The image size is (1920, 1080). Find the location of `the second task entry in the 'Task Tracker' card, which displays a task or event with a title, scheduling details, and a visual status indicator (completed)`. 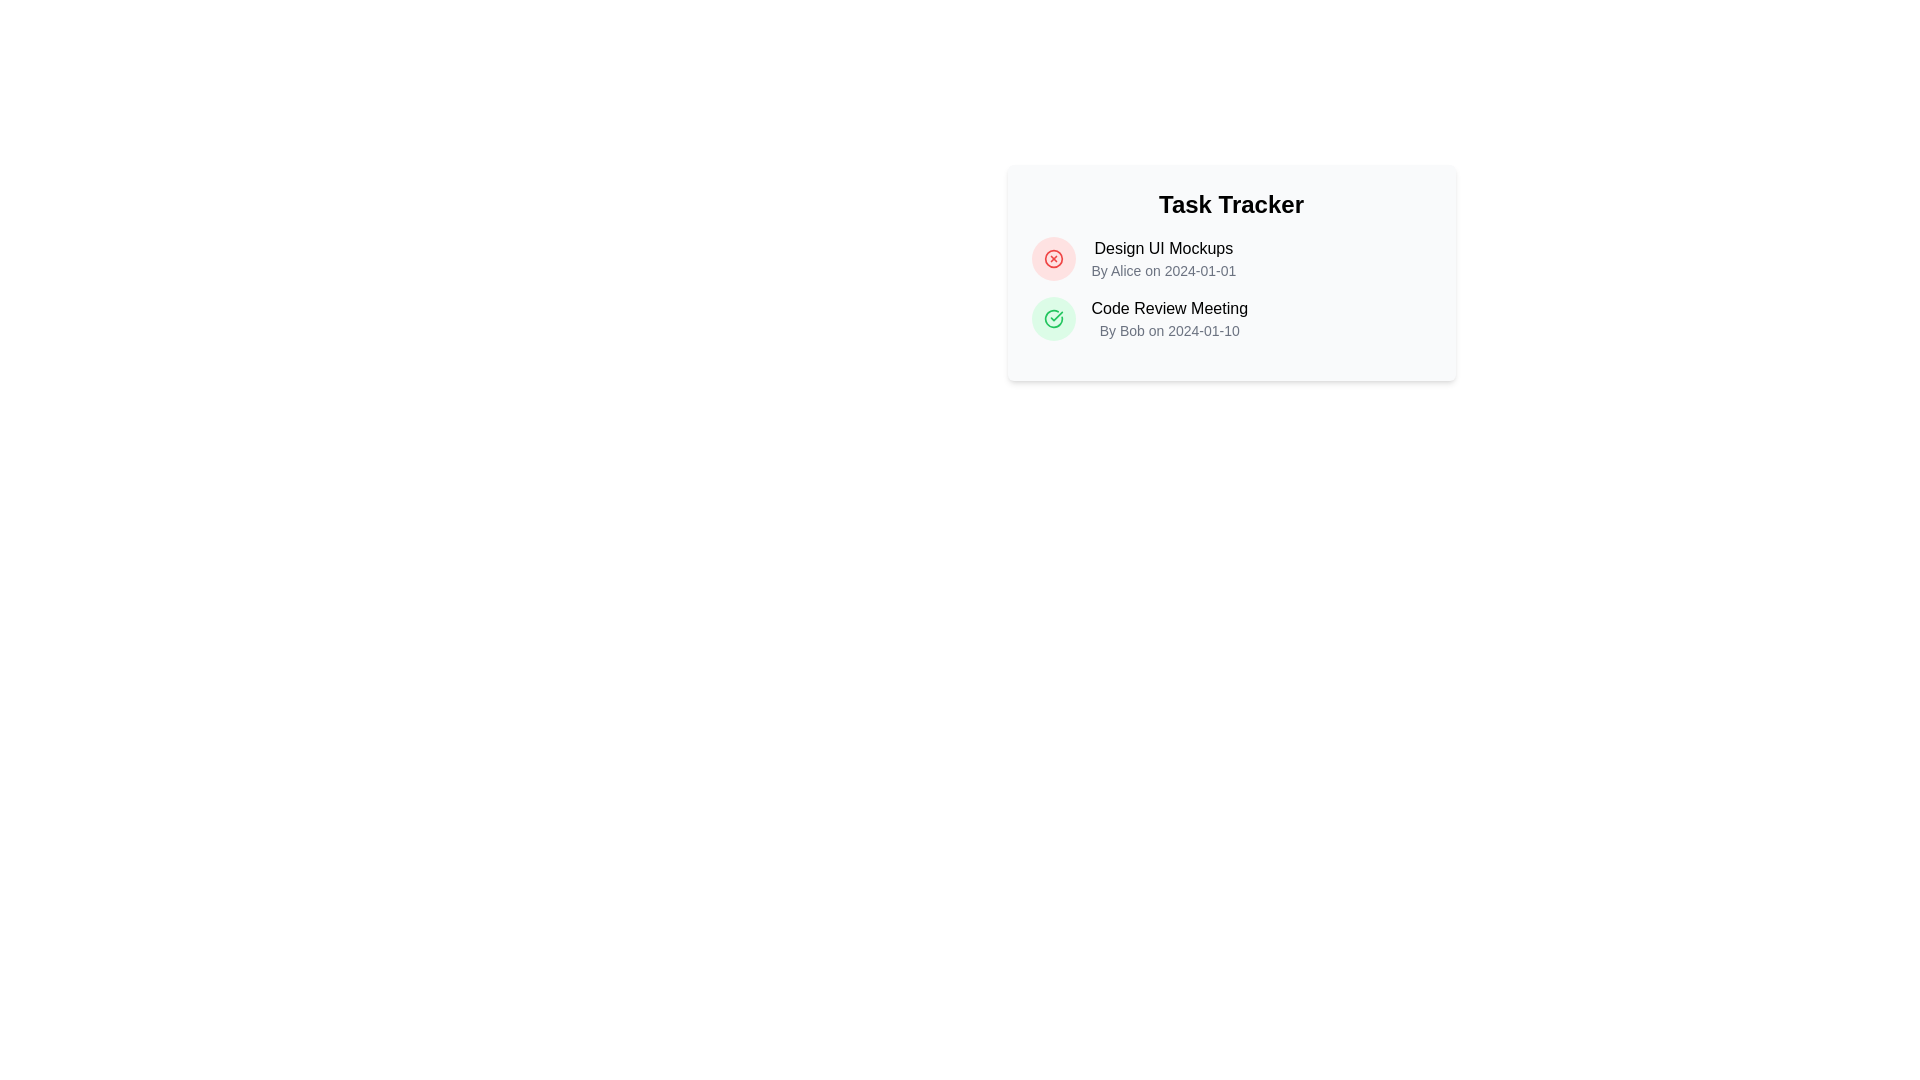

the second task entry in the 'Task Tracker' card, which displays a task or event with a title, scheduling details, and a visual status indicator (completed) is located at coordinates (1230, 318).